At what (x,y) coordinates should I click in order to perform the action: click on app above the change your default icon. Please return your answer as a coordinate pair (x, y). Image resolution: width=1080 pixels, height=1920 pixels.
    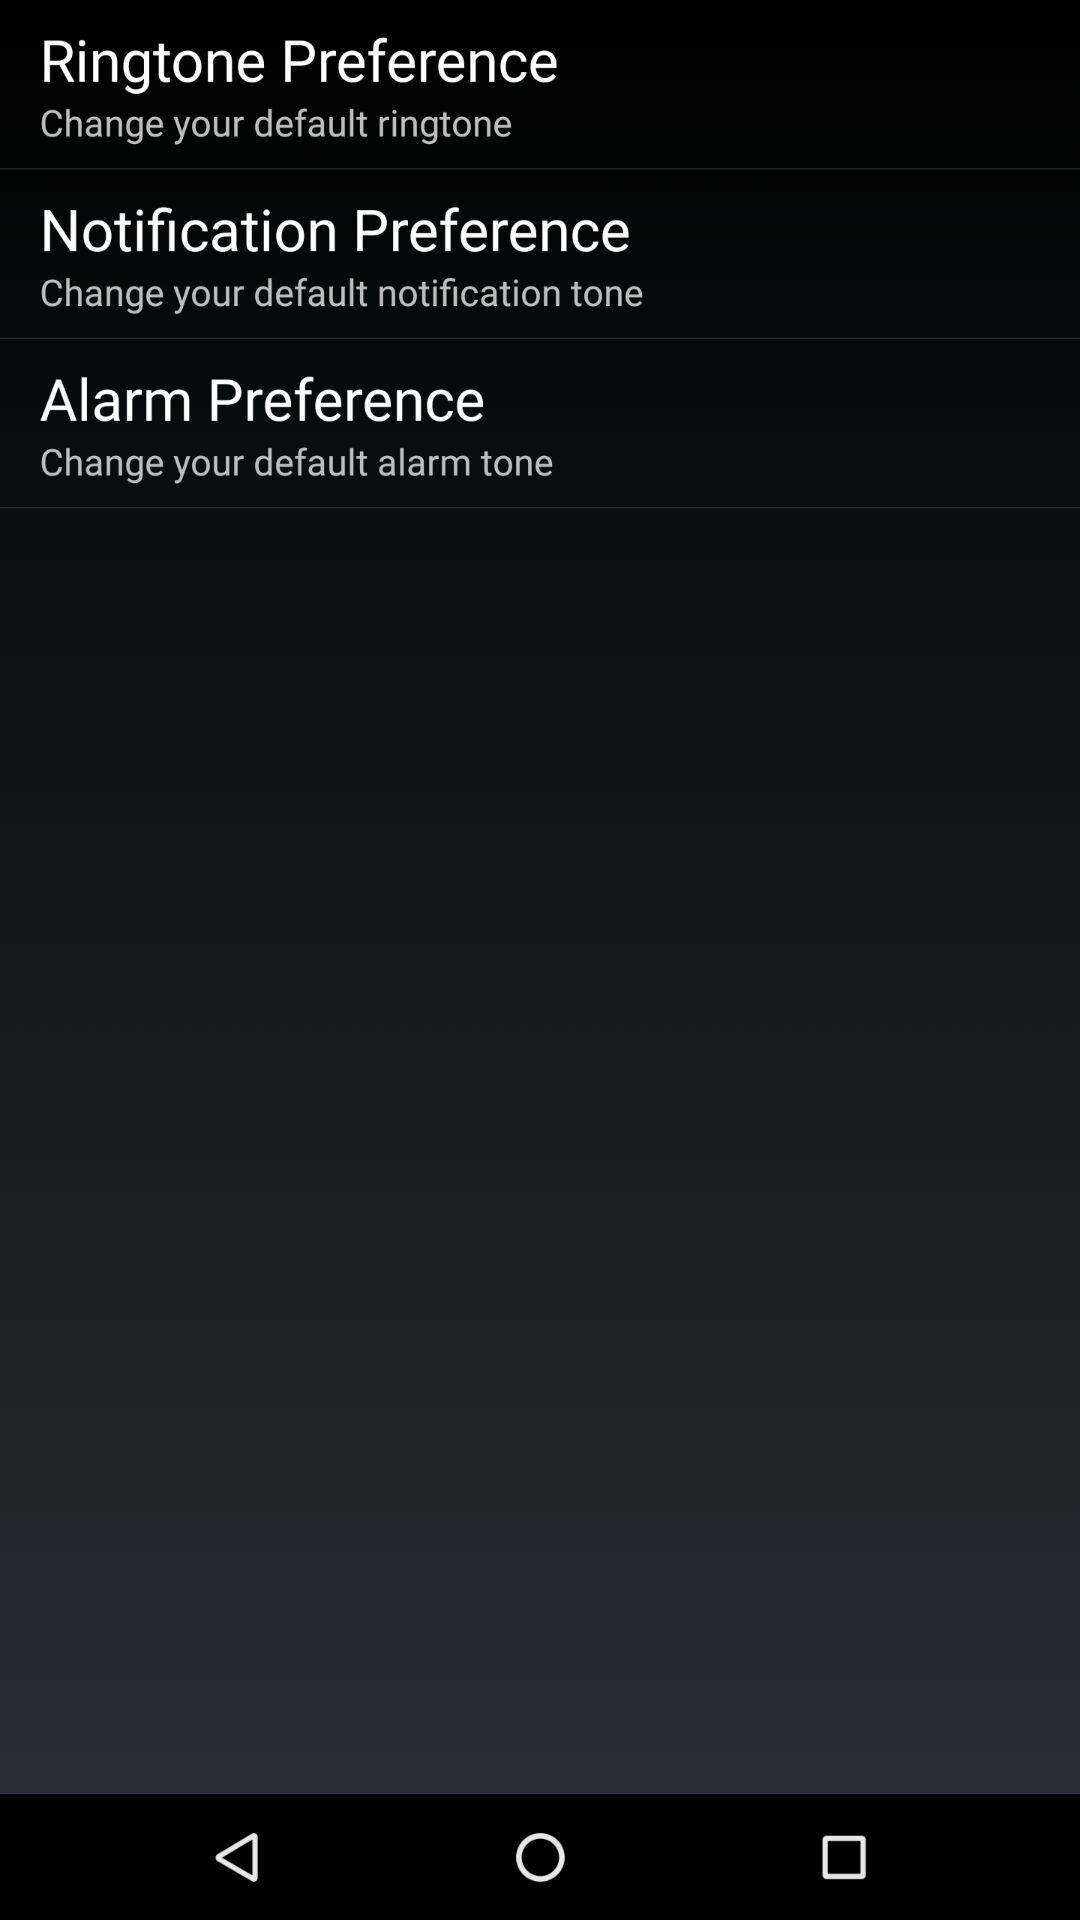
    Looking at the image, I should click on (334, 228).